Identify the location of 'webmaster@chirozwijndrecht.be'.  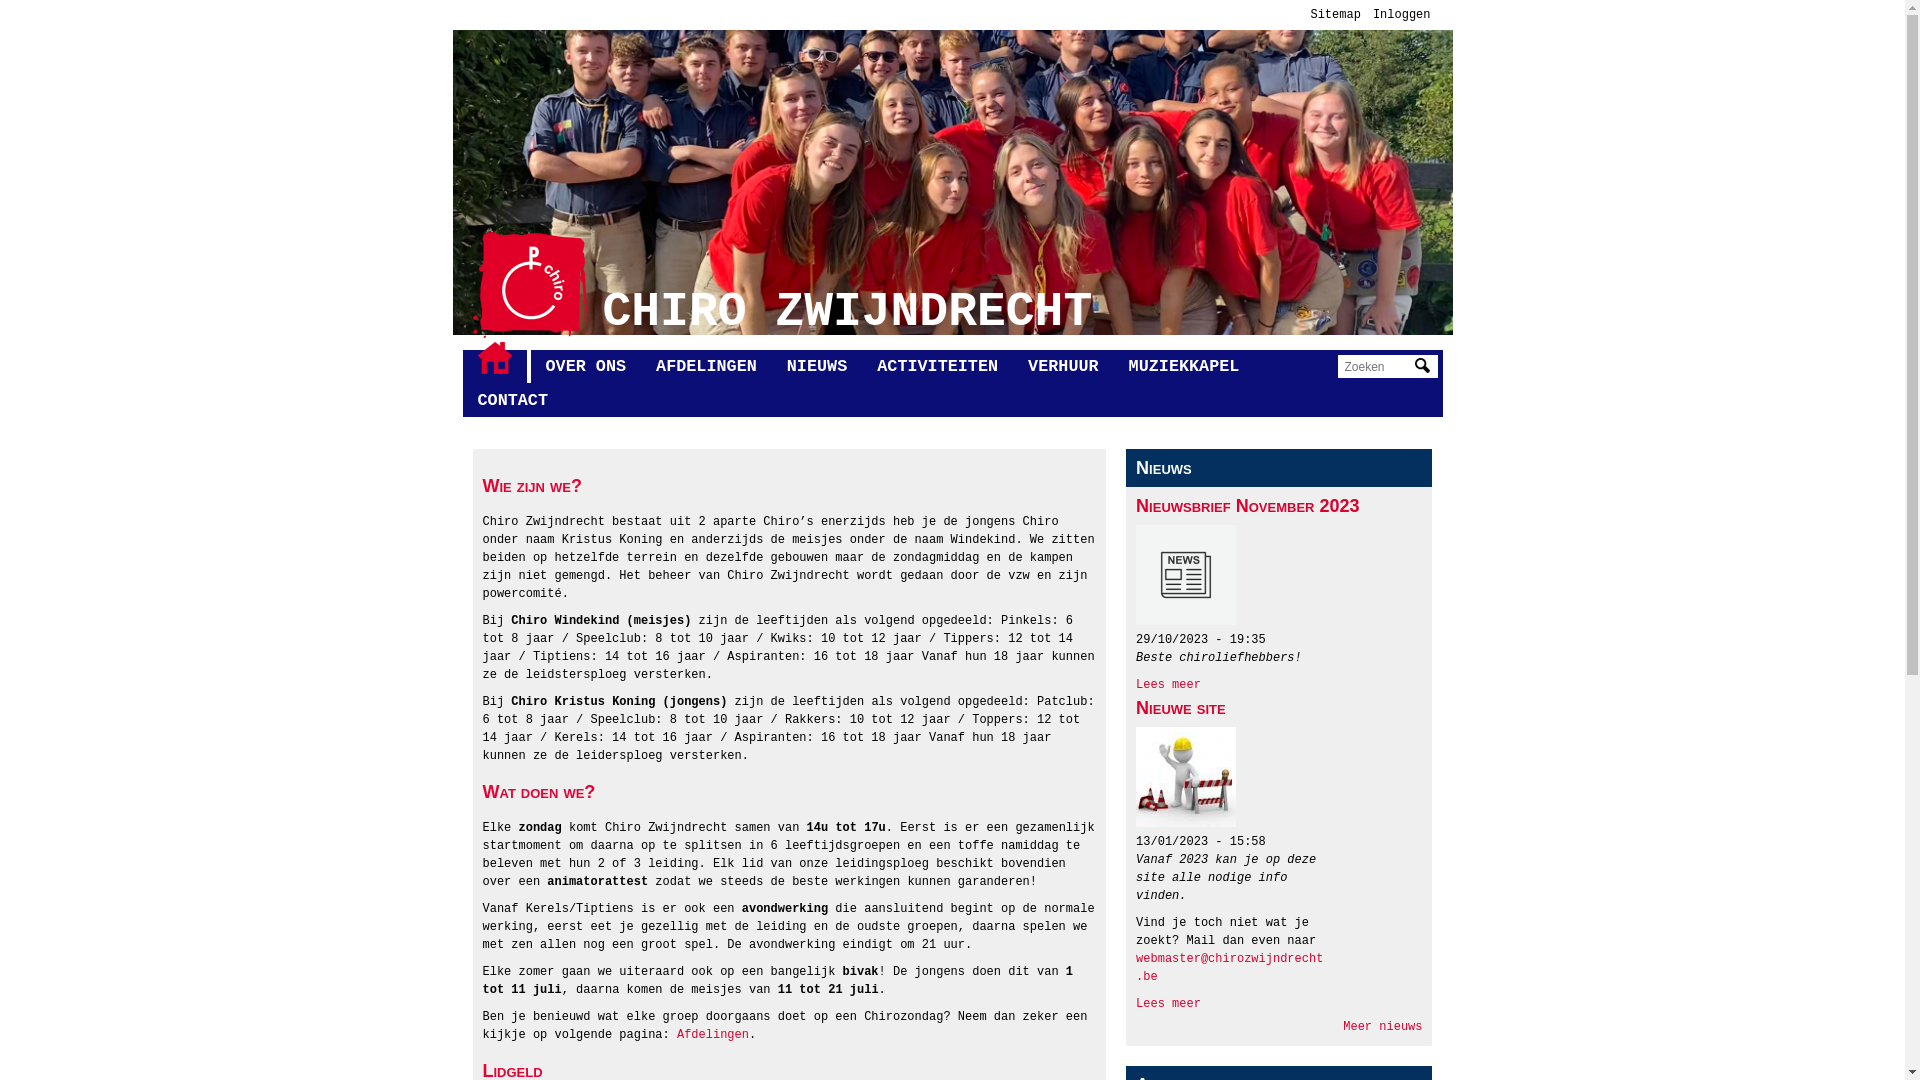
(1136, 967).